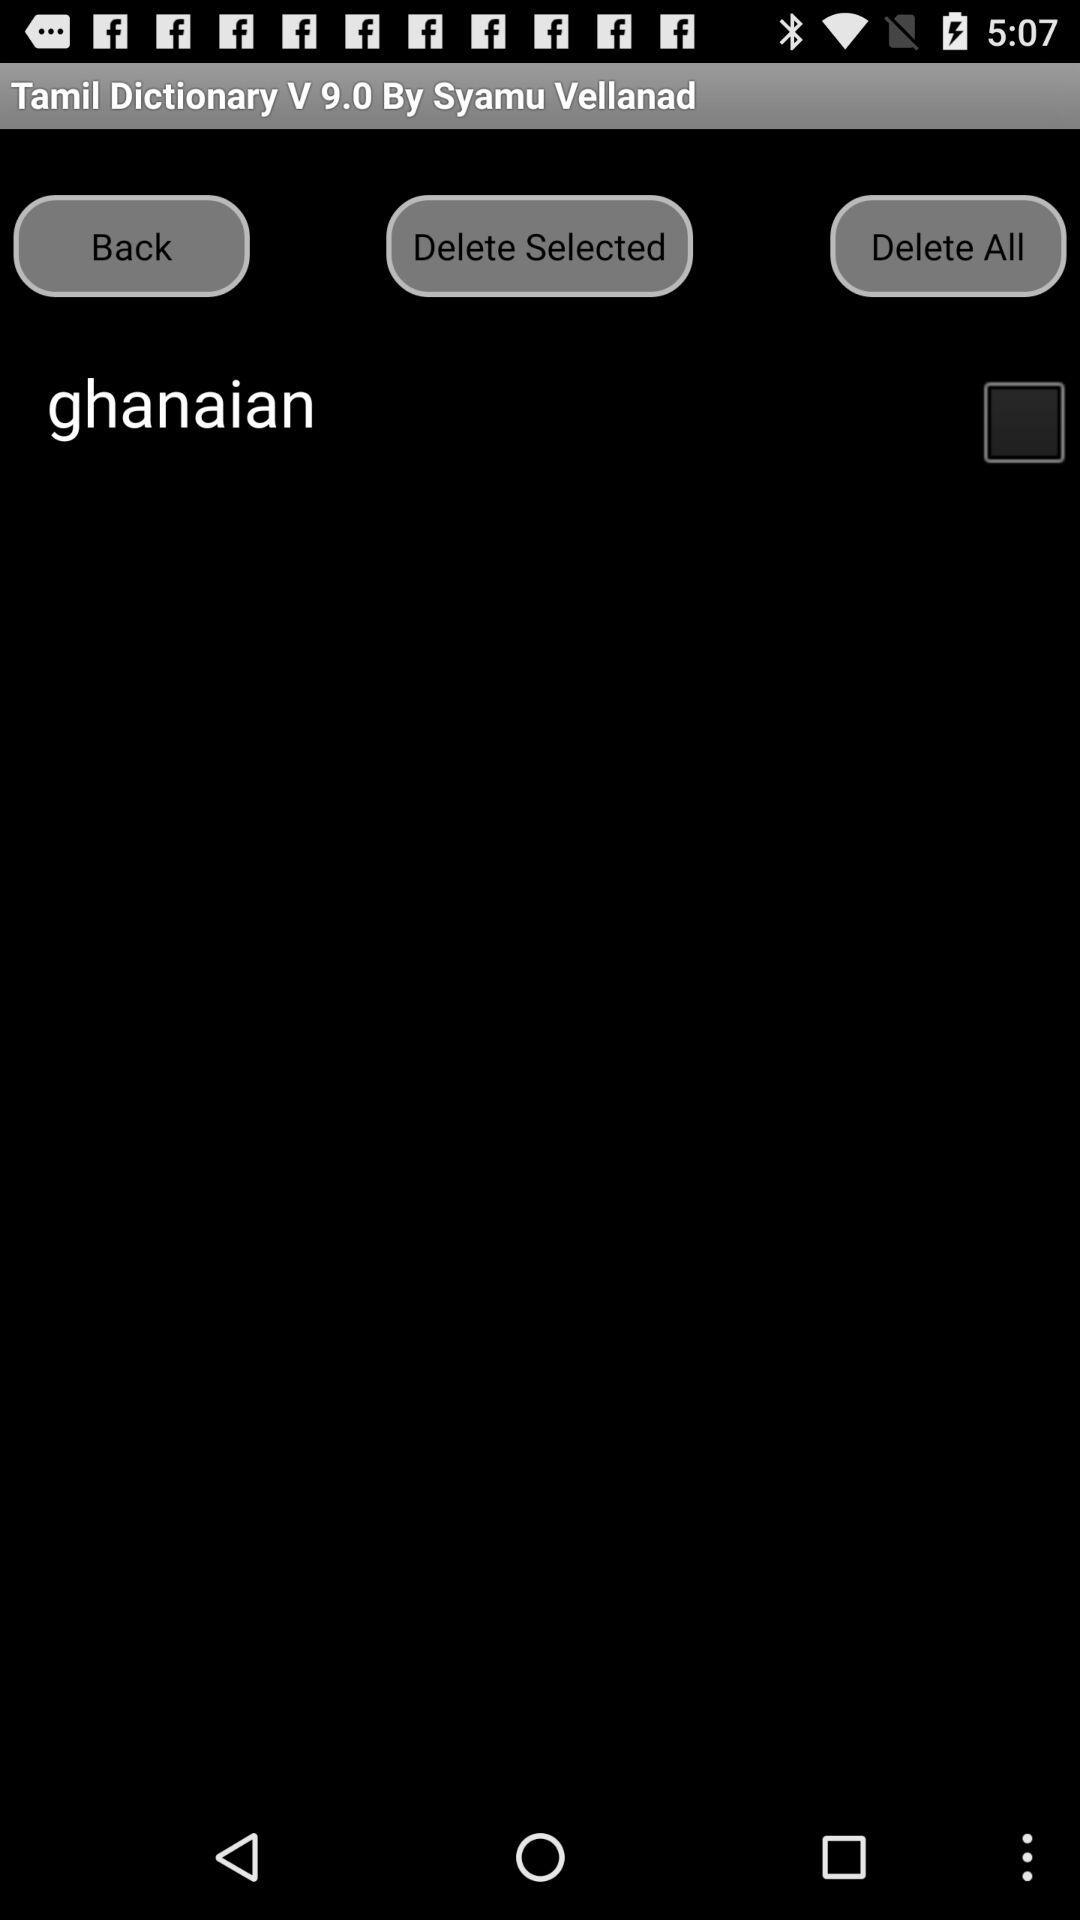 The height and width of the screenshot is (1920, 1080). Describe the element at coordinates (1023, 419) in the screenshot. I see `option` at that location.